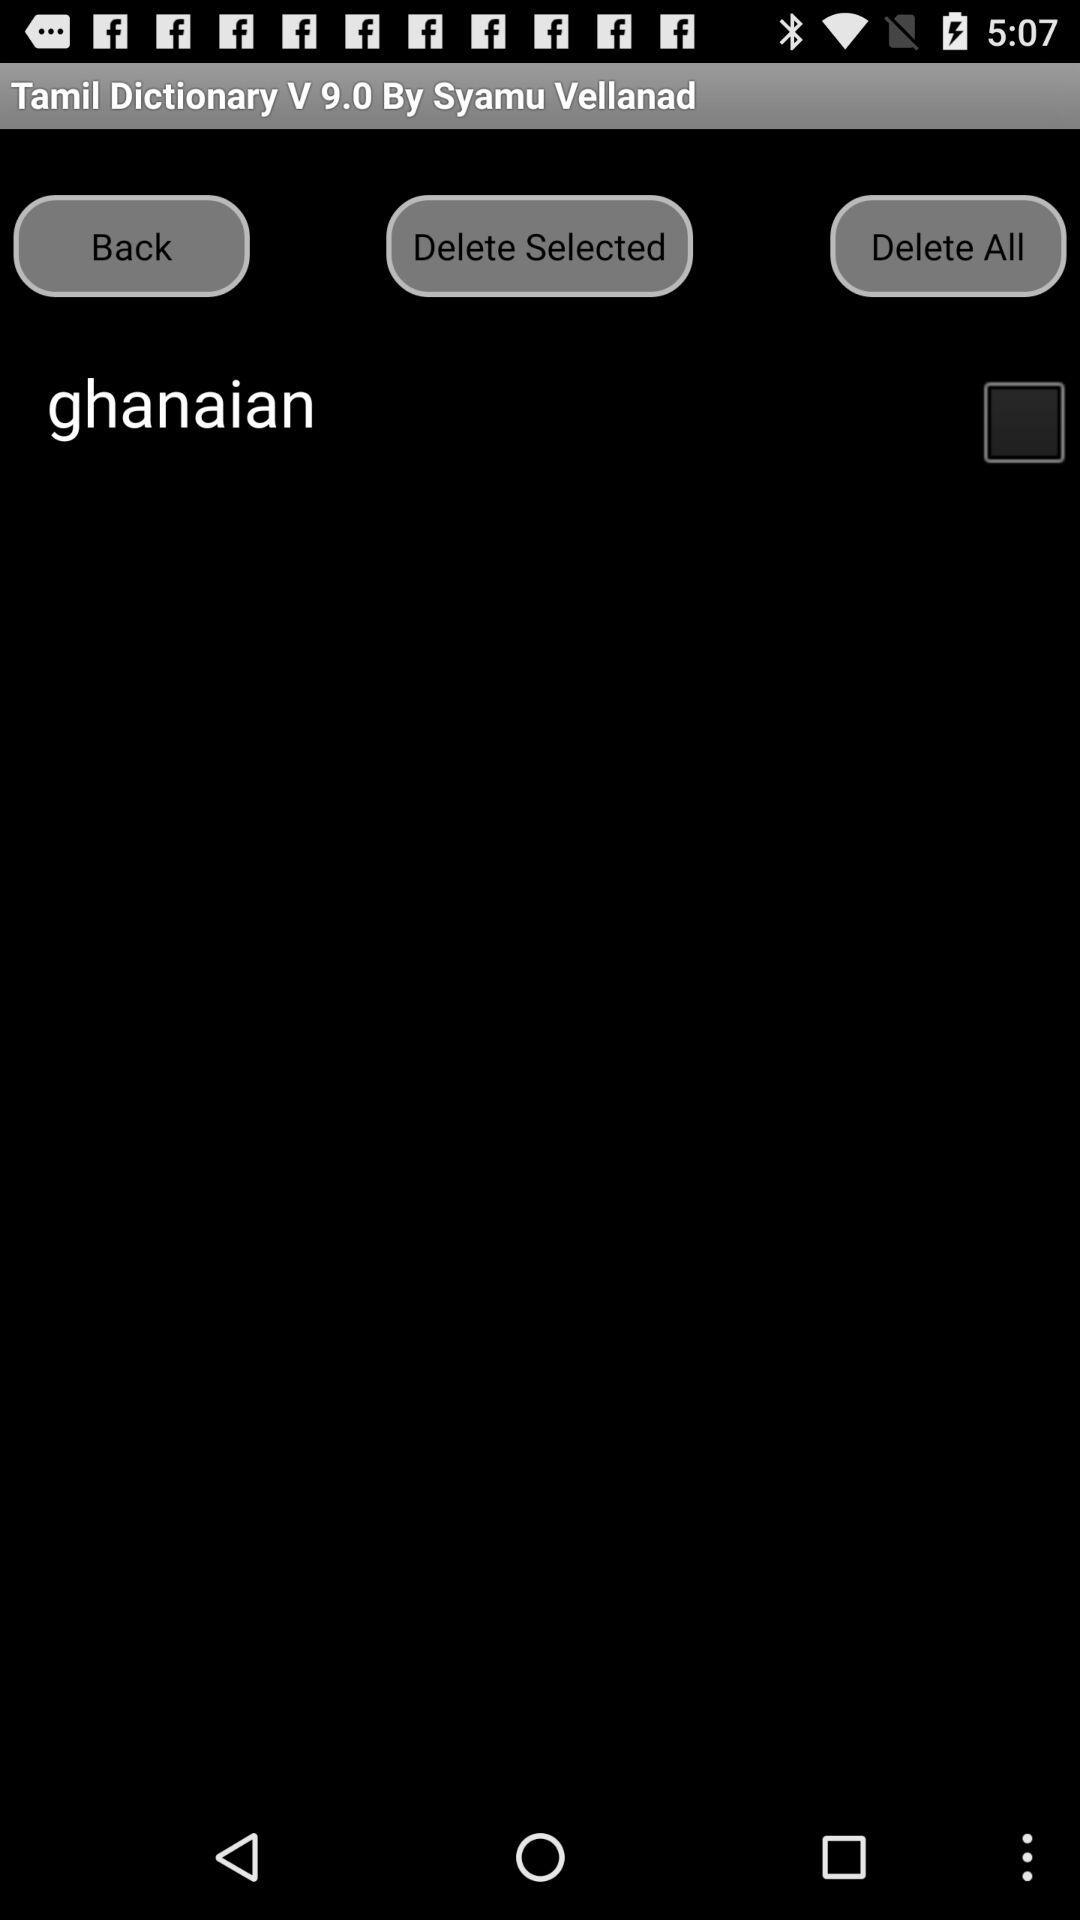 The height and width of the screenshot is (1920, 1080). Describe the element at coordinates (1023, 419) in the screenshot. I see `option` at that location.